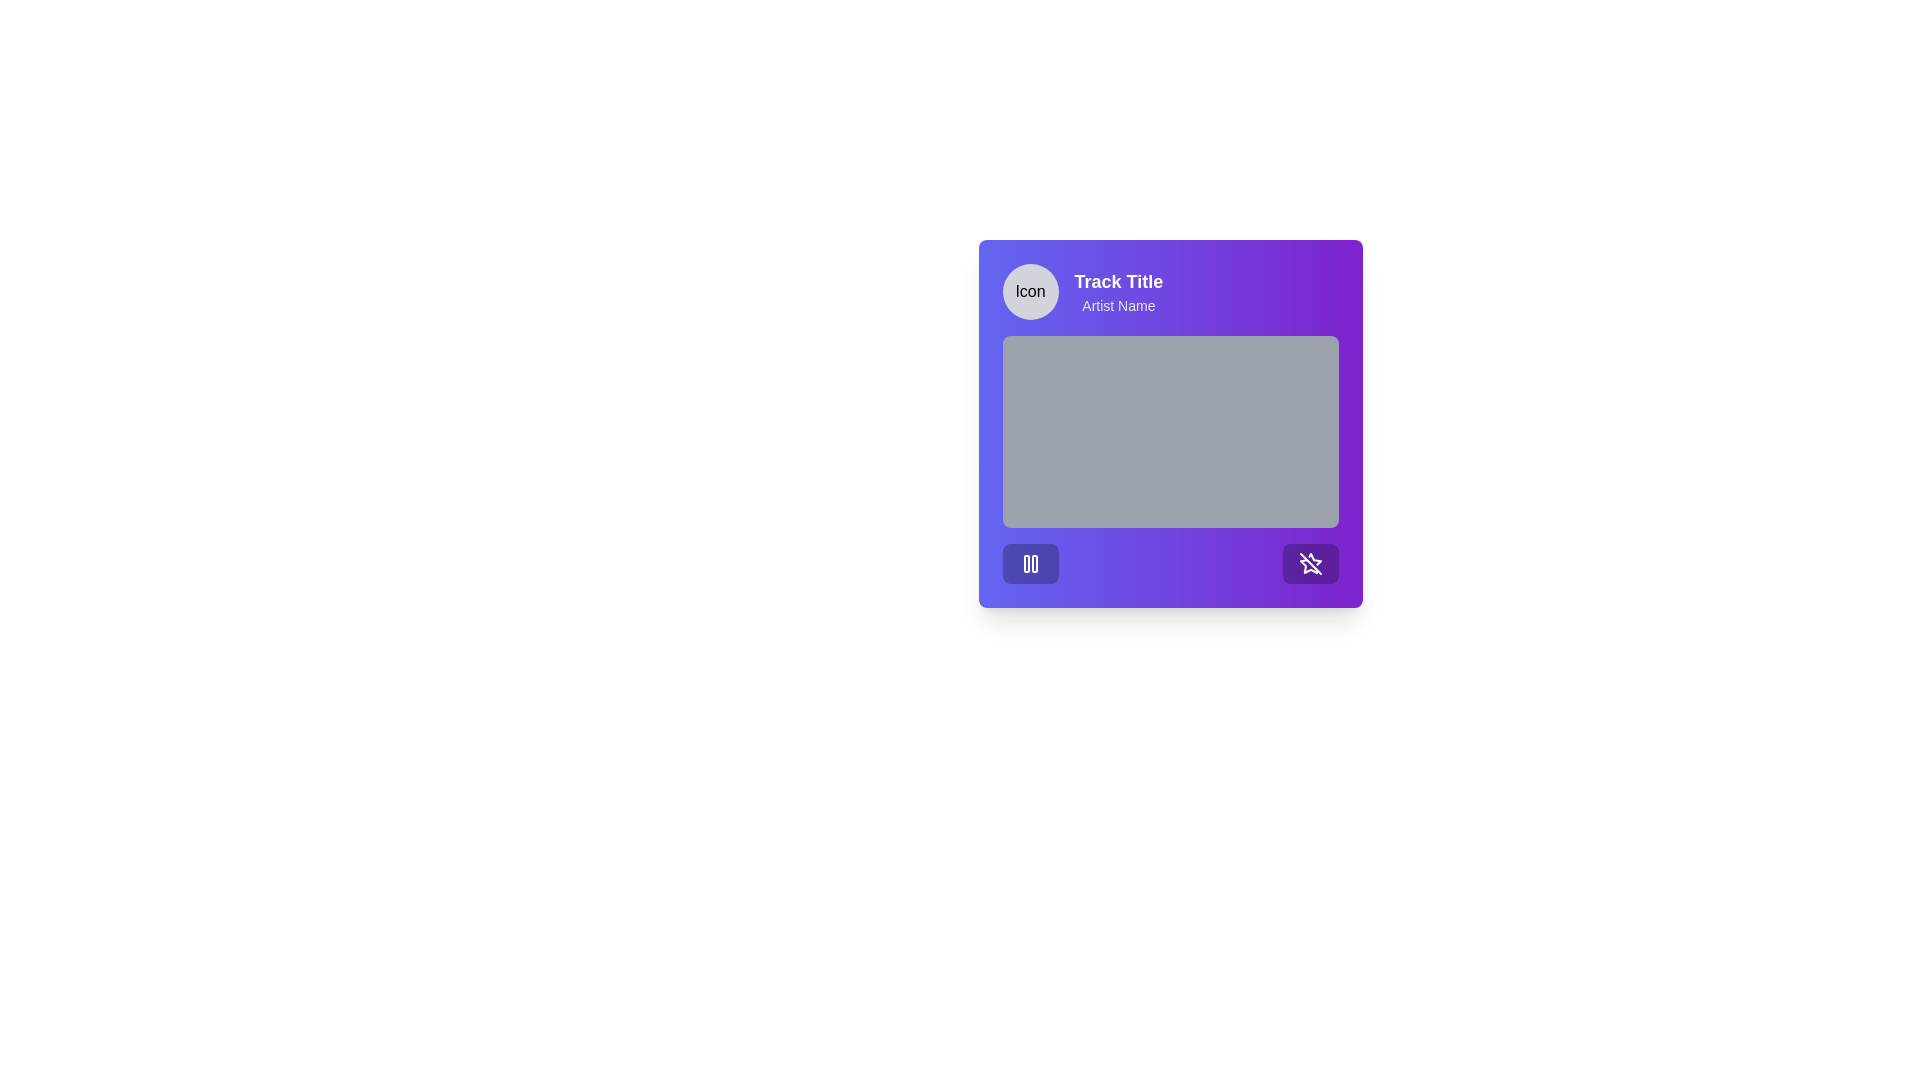 Image resolution: width=1920 pixels, height=1080 pixels. I want to click on the Content display area that serves as a placeholder for visual or interactive media content, located centrally below the track title and artist name, and above the control buttons, so click(1170, 431).